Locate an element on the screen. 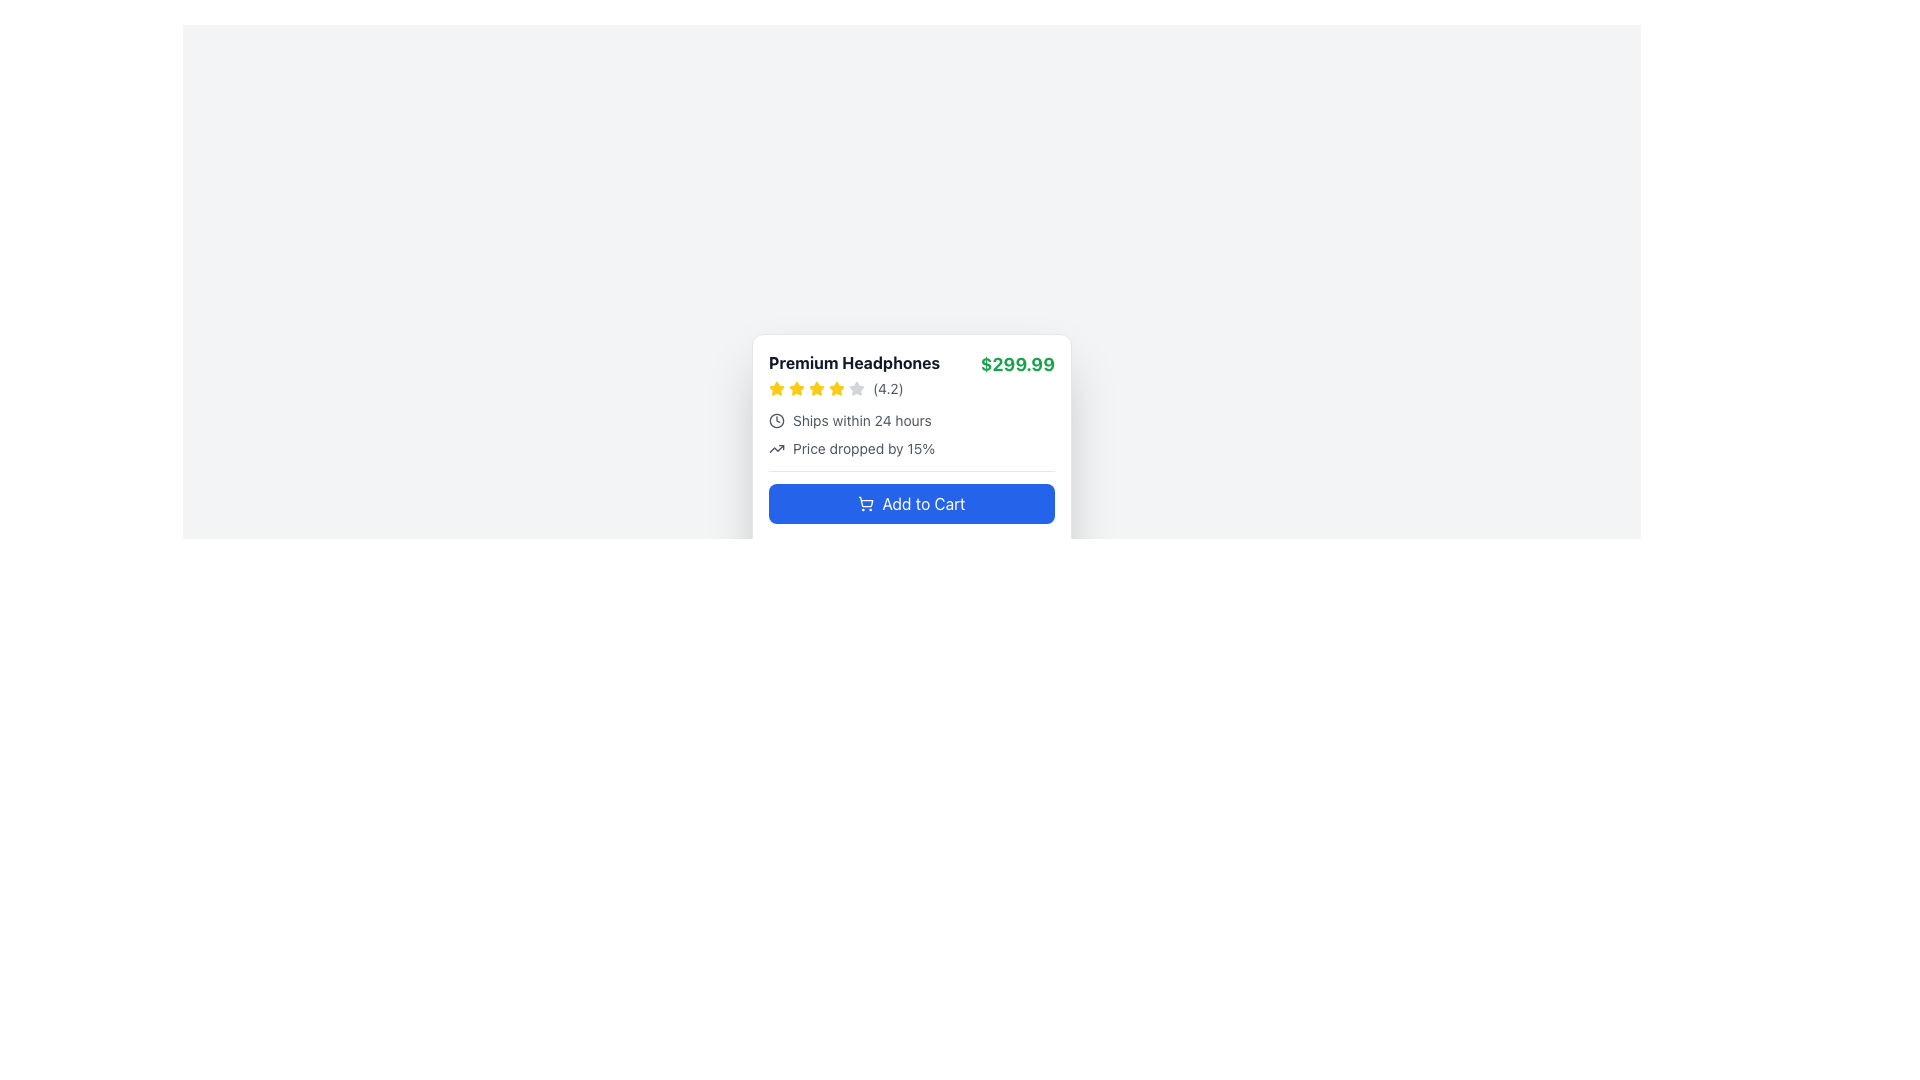 Image resolution: width=1920 pixels, height=1080 pixels. the price text label located in the top-right corner of the product detail card to provide immediate cost information to users is located at coordinates (1017, 365).